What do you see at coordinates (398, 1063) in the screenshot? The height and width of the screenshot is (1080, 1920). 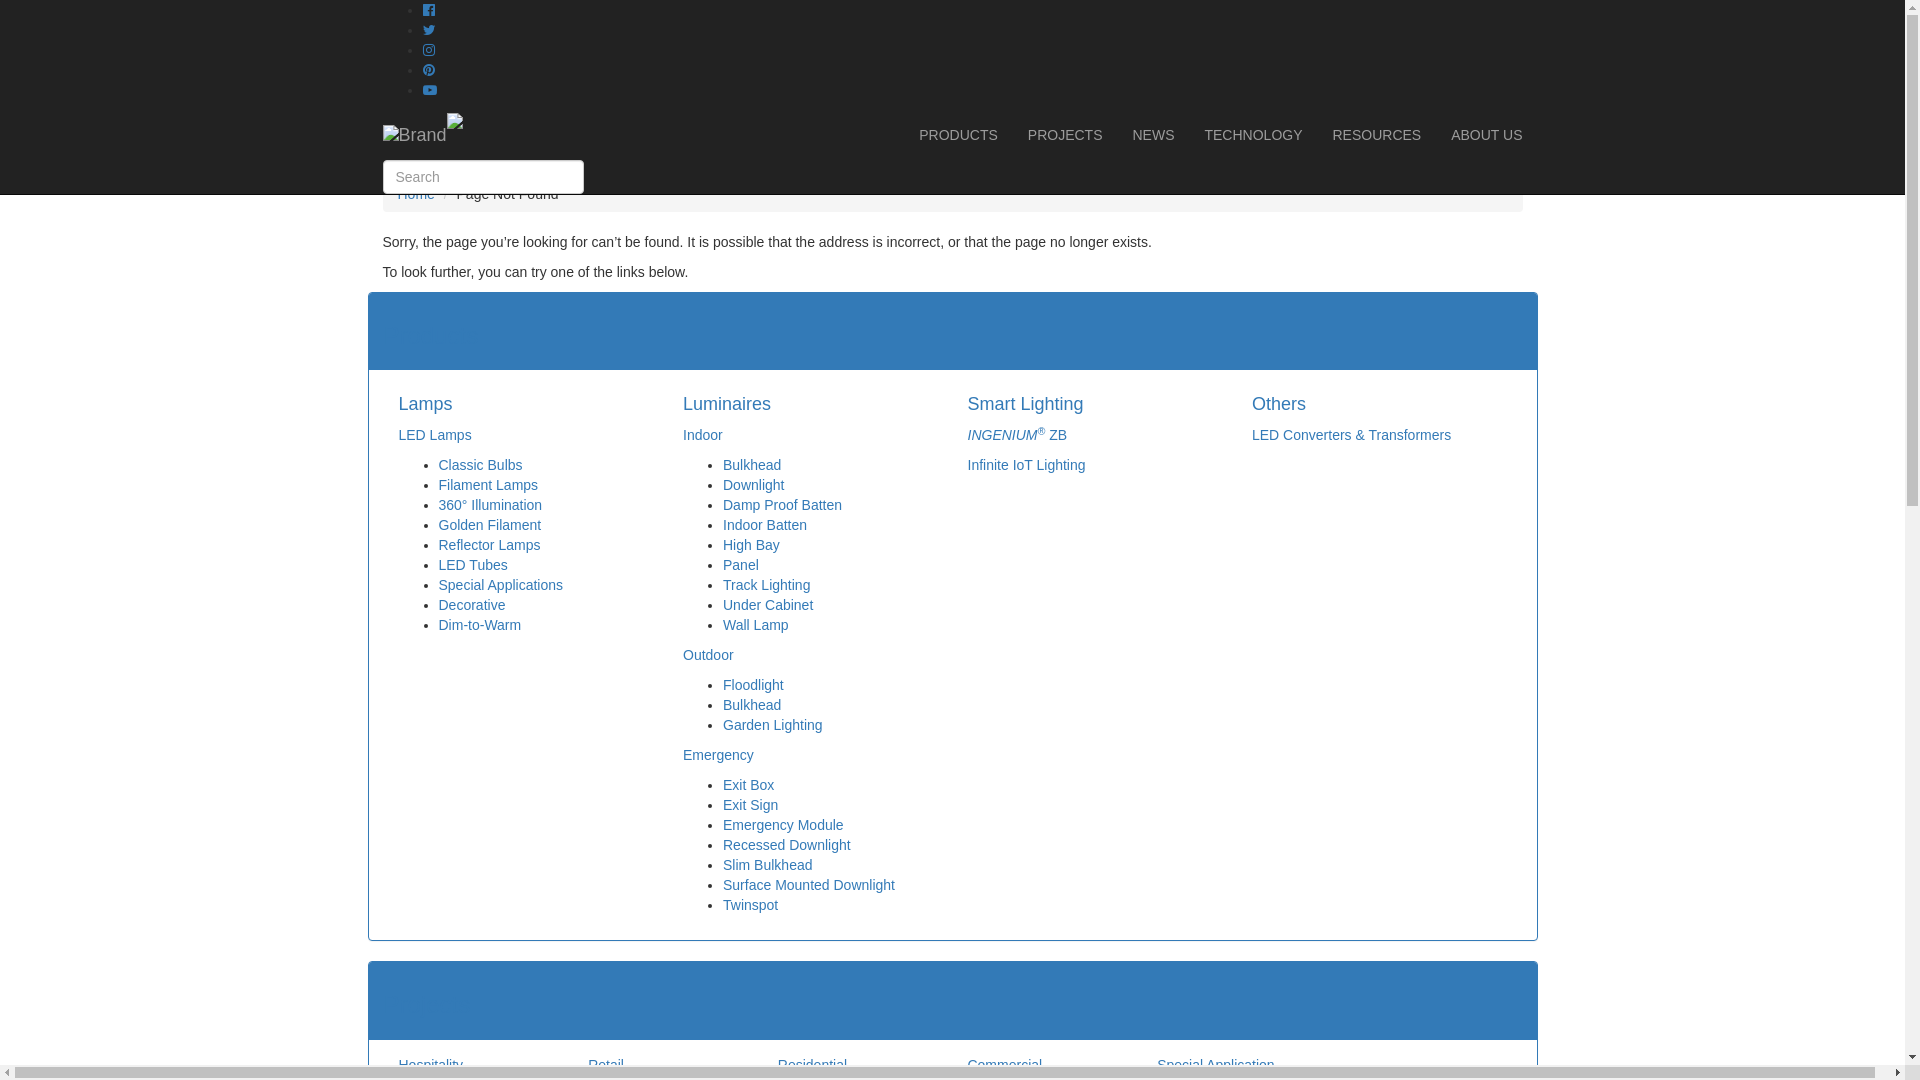 I see `'Hospitality'` at bounding box center [398, 1063].